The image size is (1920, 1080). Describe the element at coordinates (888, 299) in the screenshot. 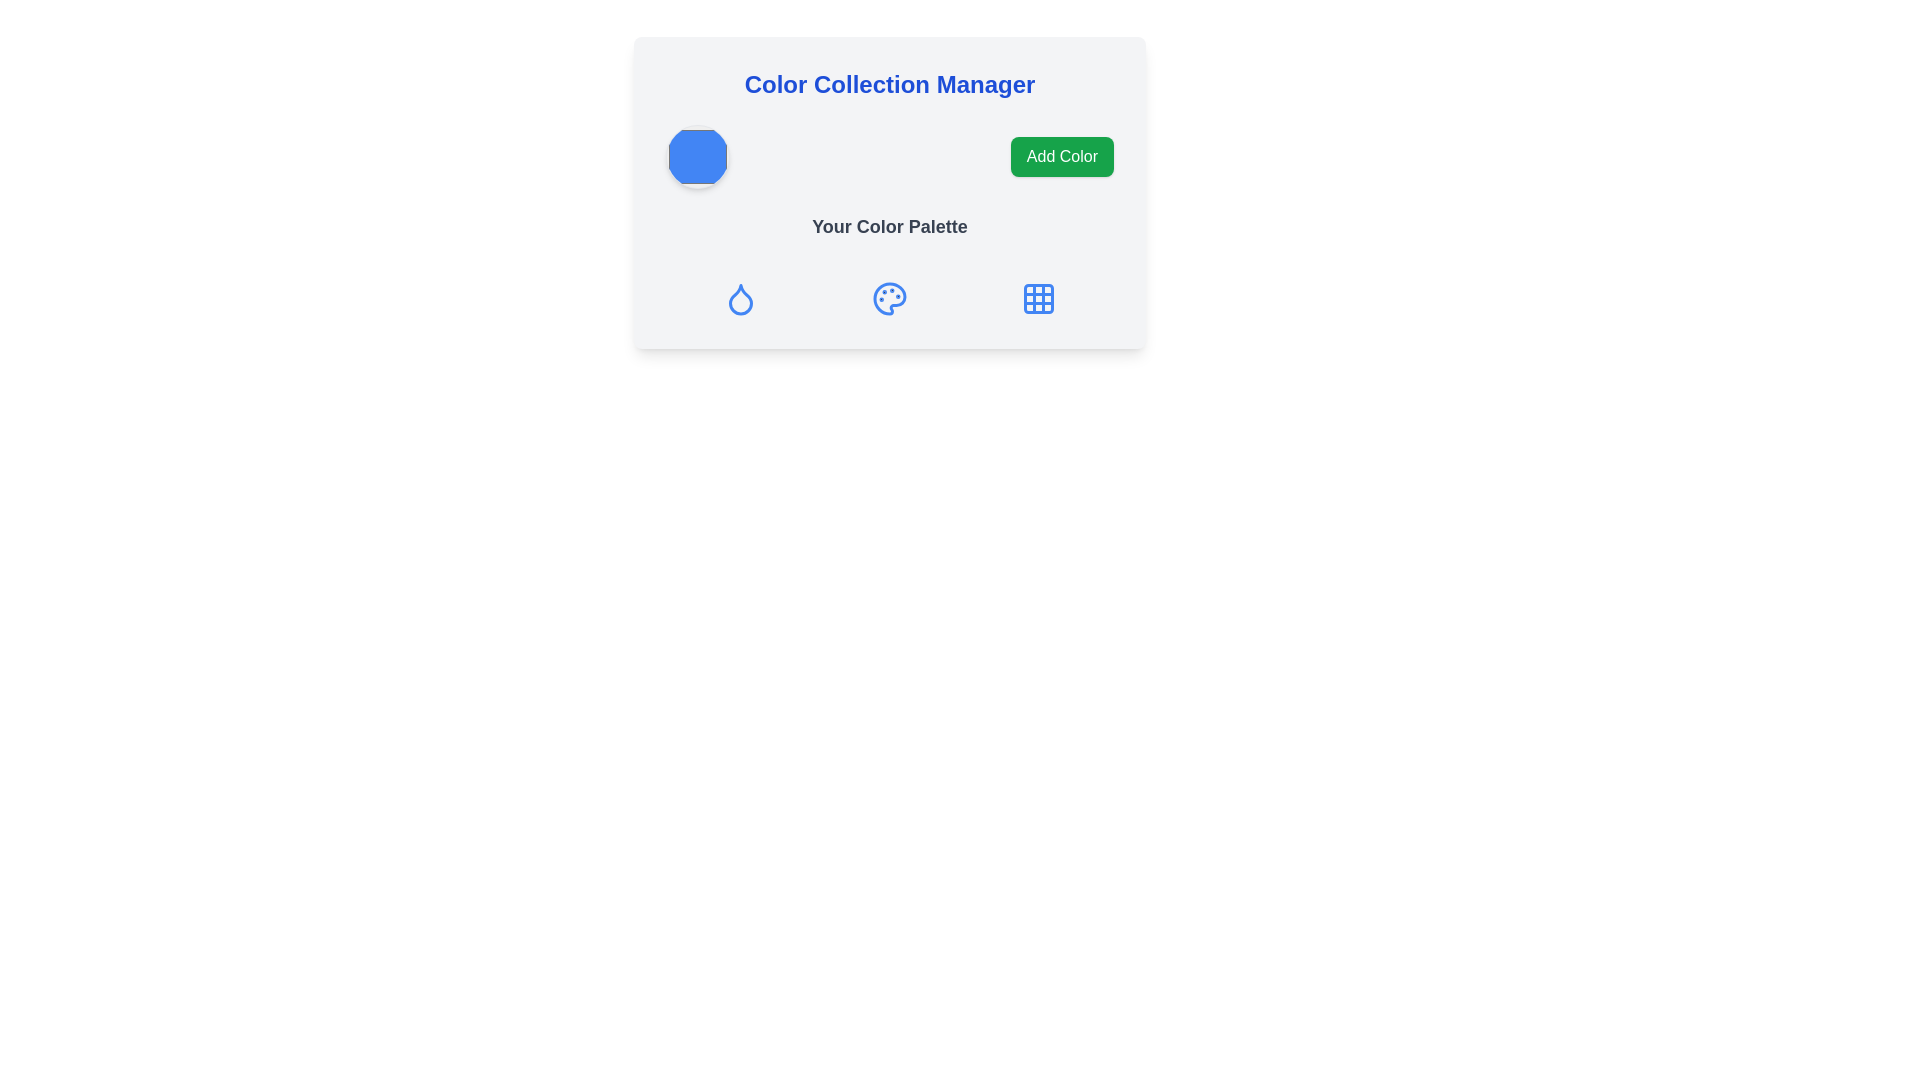

I see `the central circular section of the SVG palette icon that has a blue stroke and contains smaller circular dots around it` at that location.